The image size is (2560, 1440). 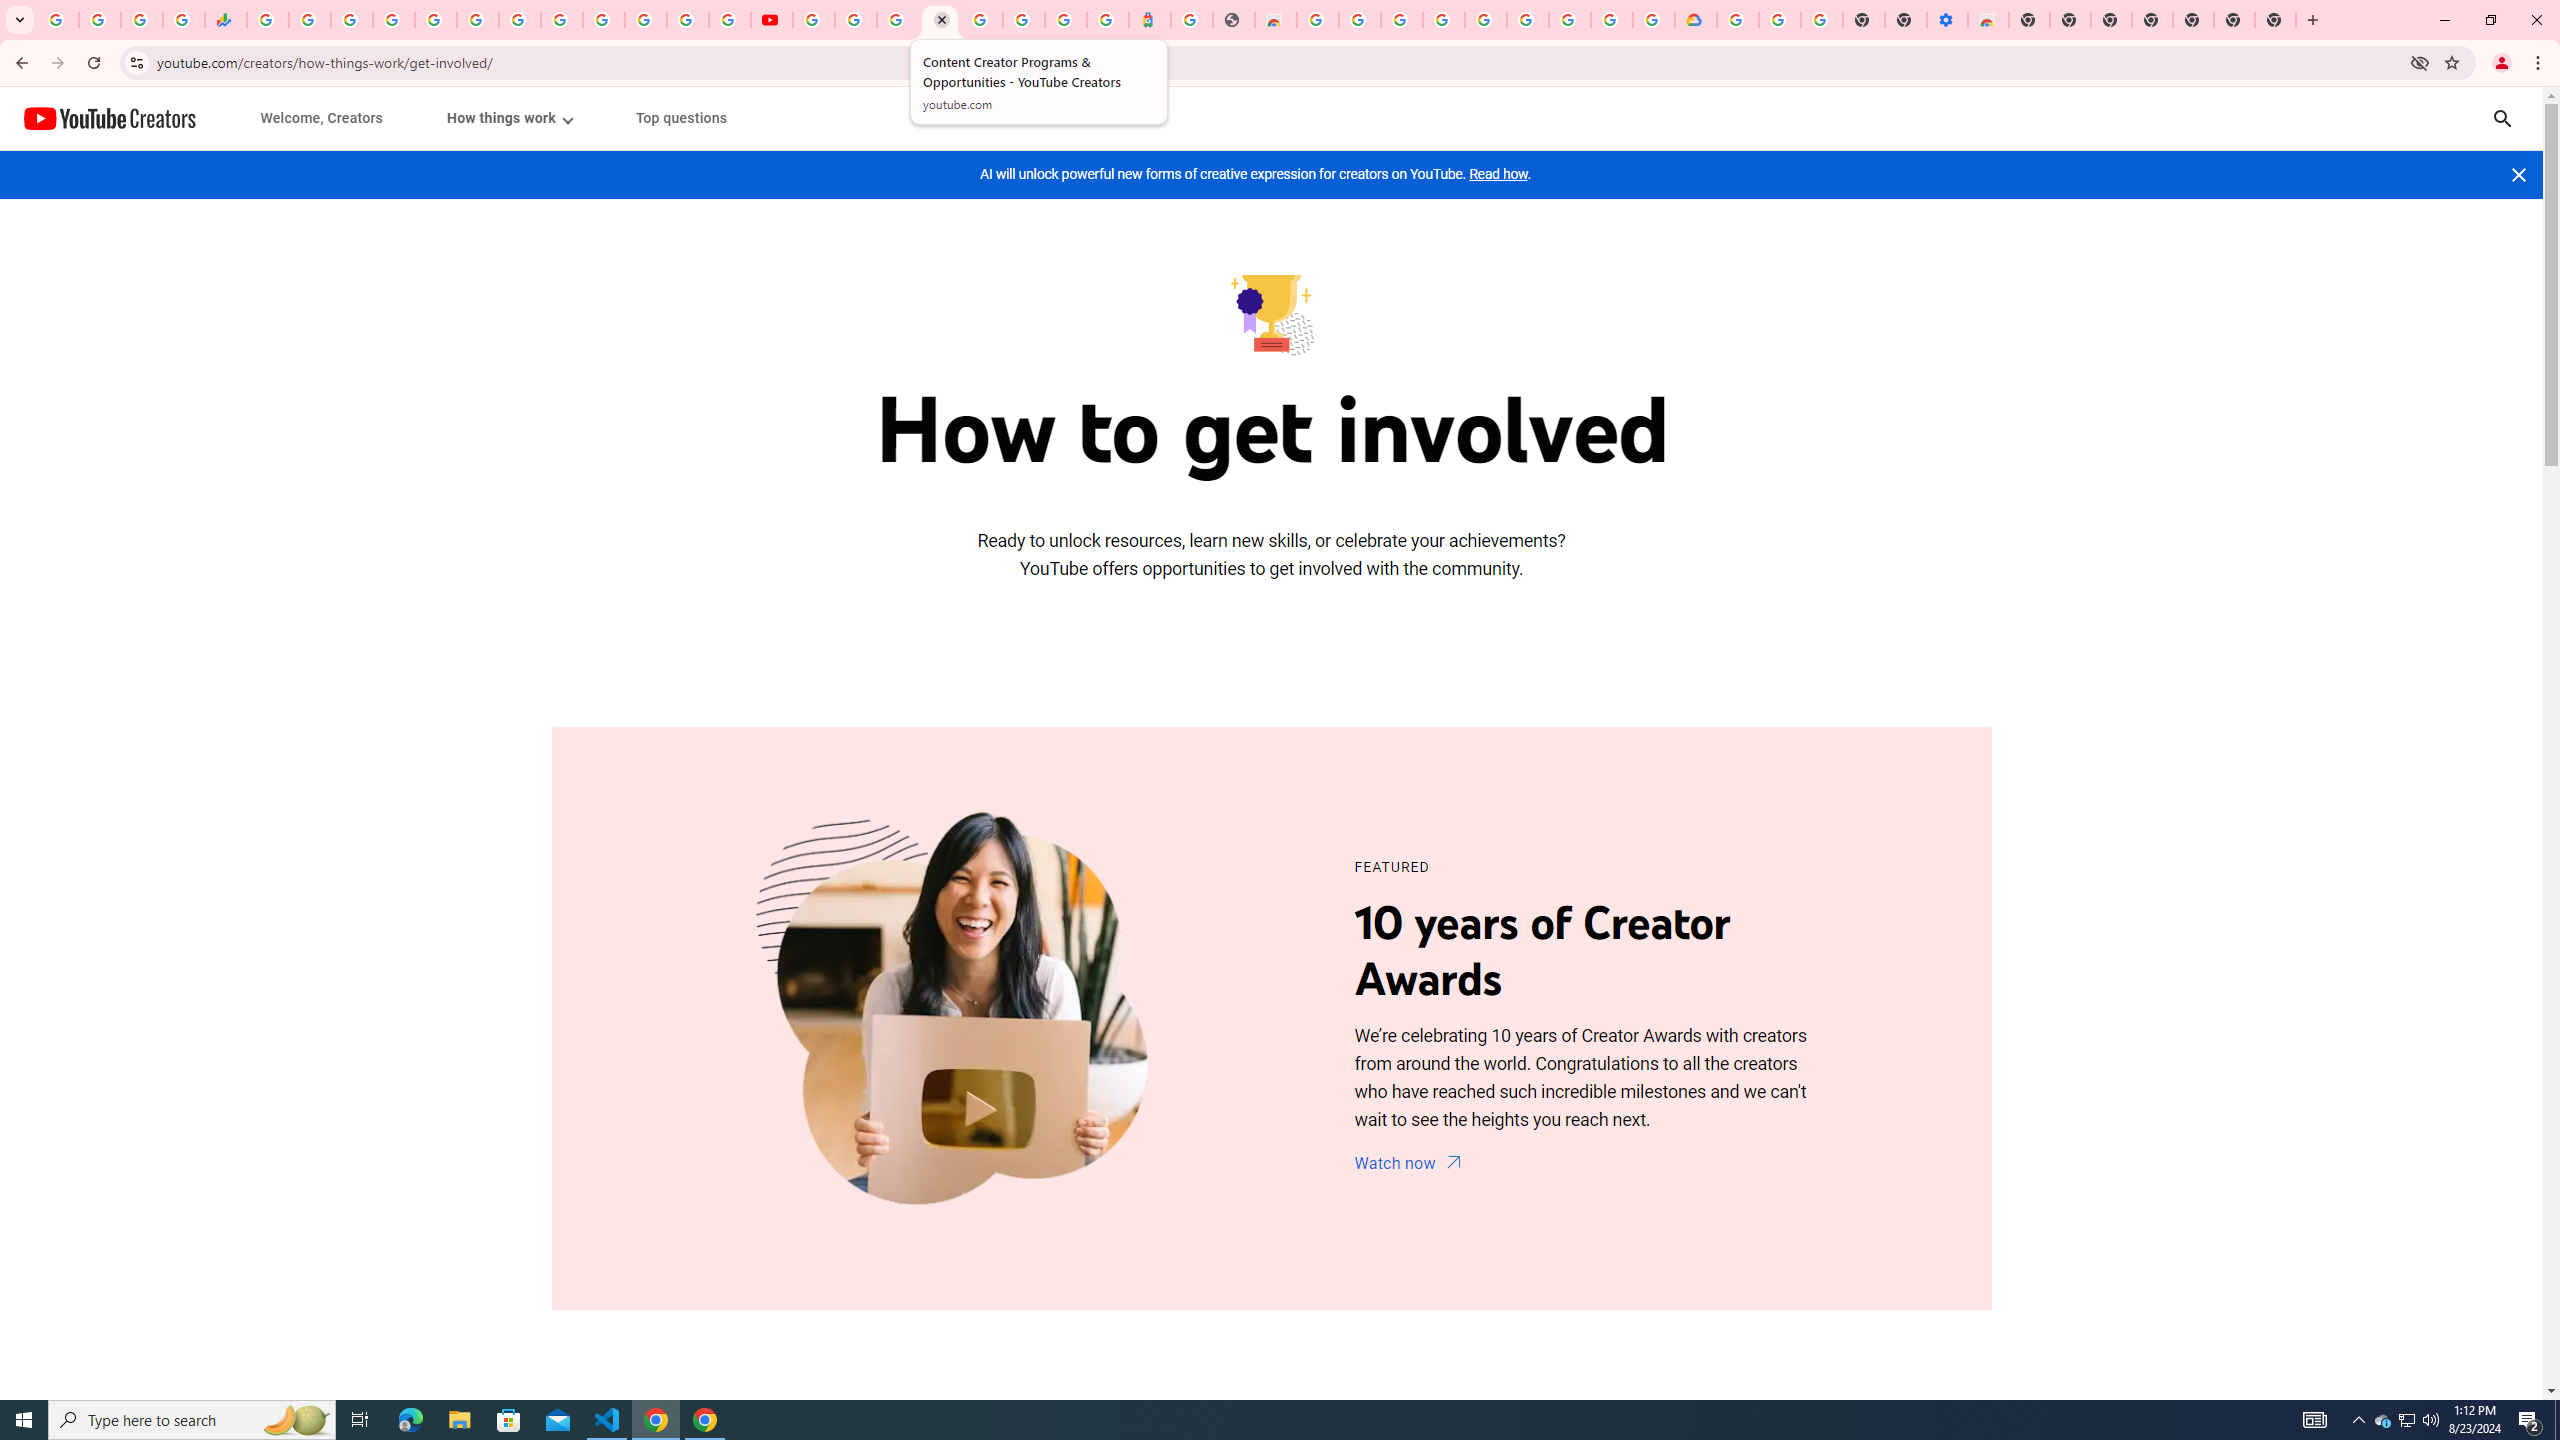 What do you see at coordinates (110, 118) in the screenshot?
I see `'YouTube Creators'` at bounding box center [110, 118].